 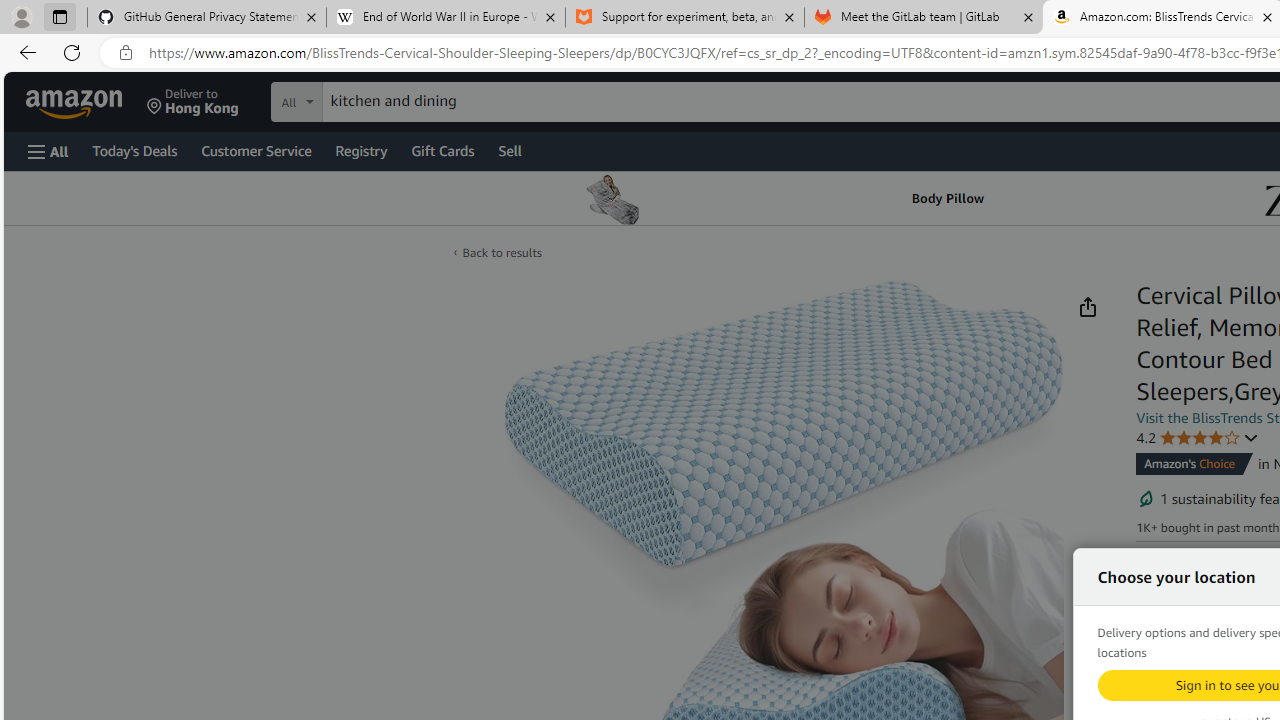 I want to click on 'Open Menu', so click(x=48, y=150).